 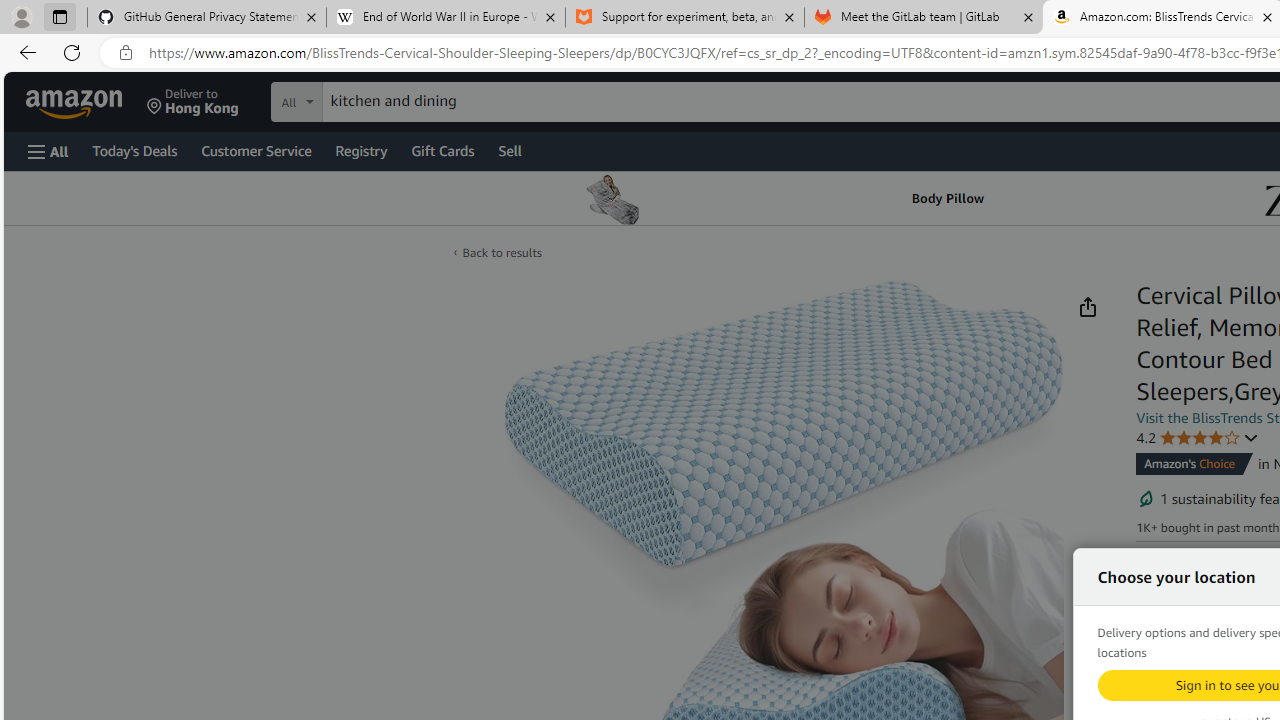 I want to click on 'Open Menu', so click(x=48, y=150).